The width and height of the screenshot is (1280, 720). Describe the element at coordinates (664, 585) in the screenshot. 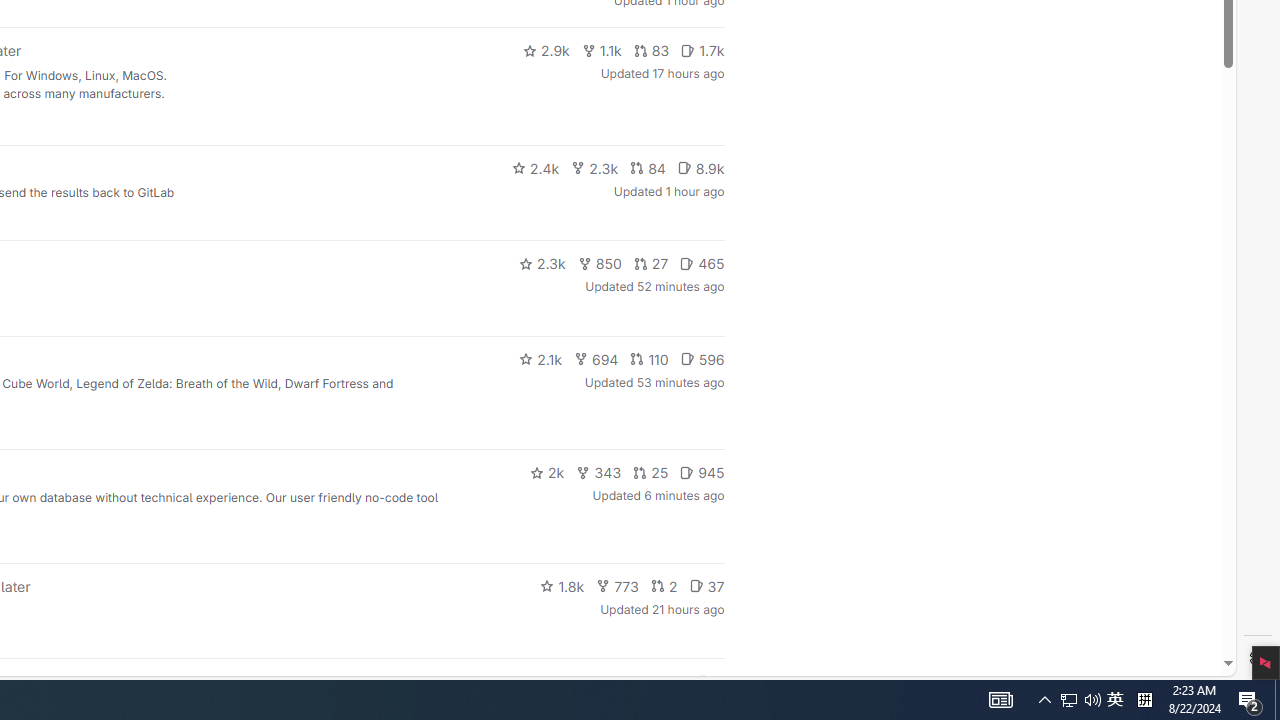

I see `'2'` at that location.